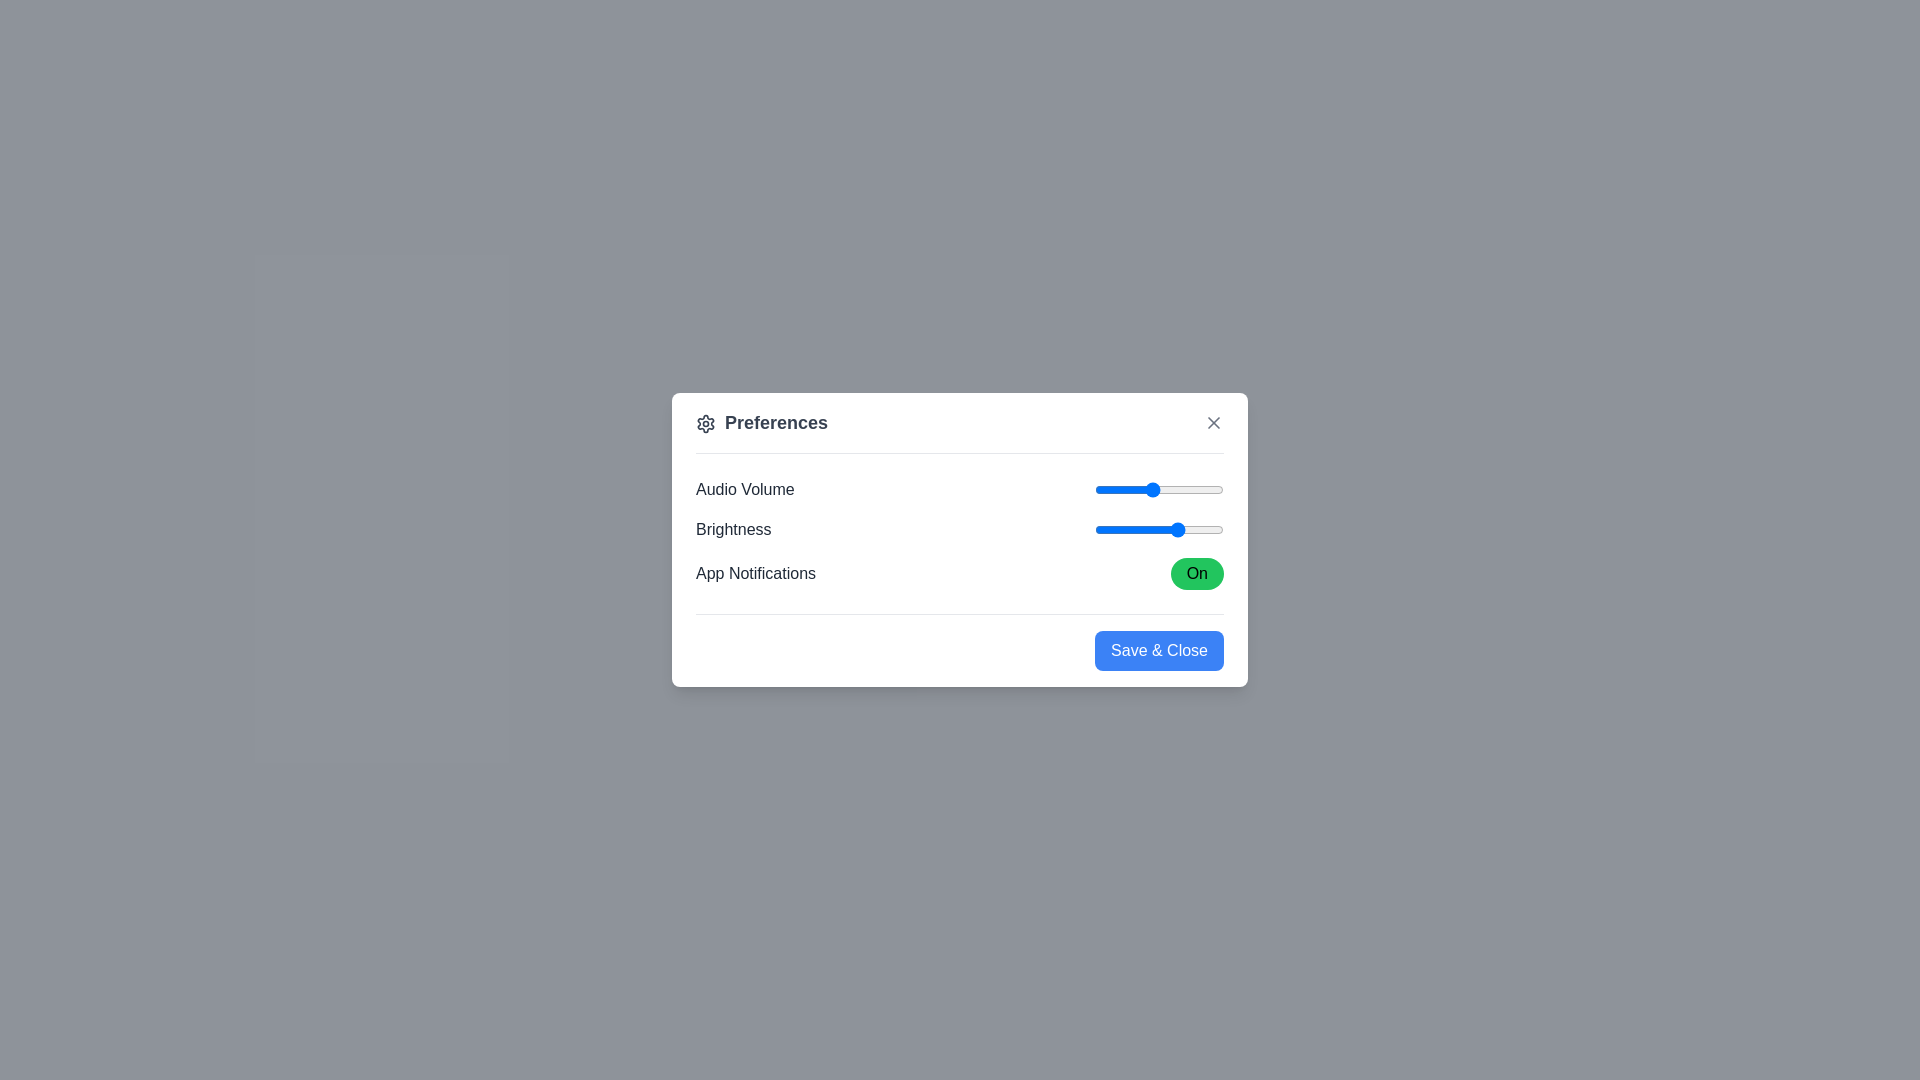 The image size is (1920, 1080). What do you see at coordinates (1158, 651) in the screenshot?
I see `the 'Save & Close' button to save changes and close the dialog` at bounding box center [1158, 651].